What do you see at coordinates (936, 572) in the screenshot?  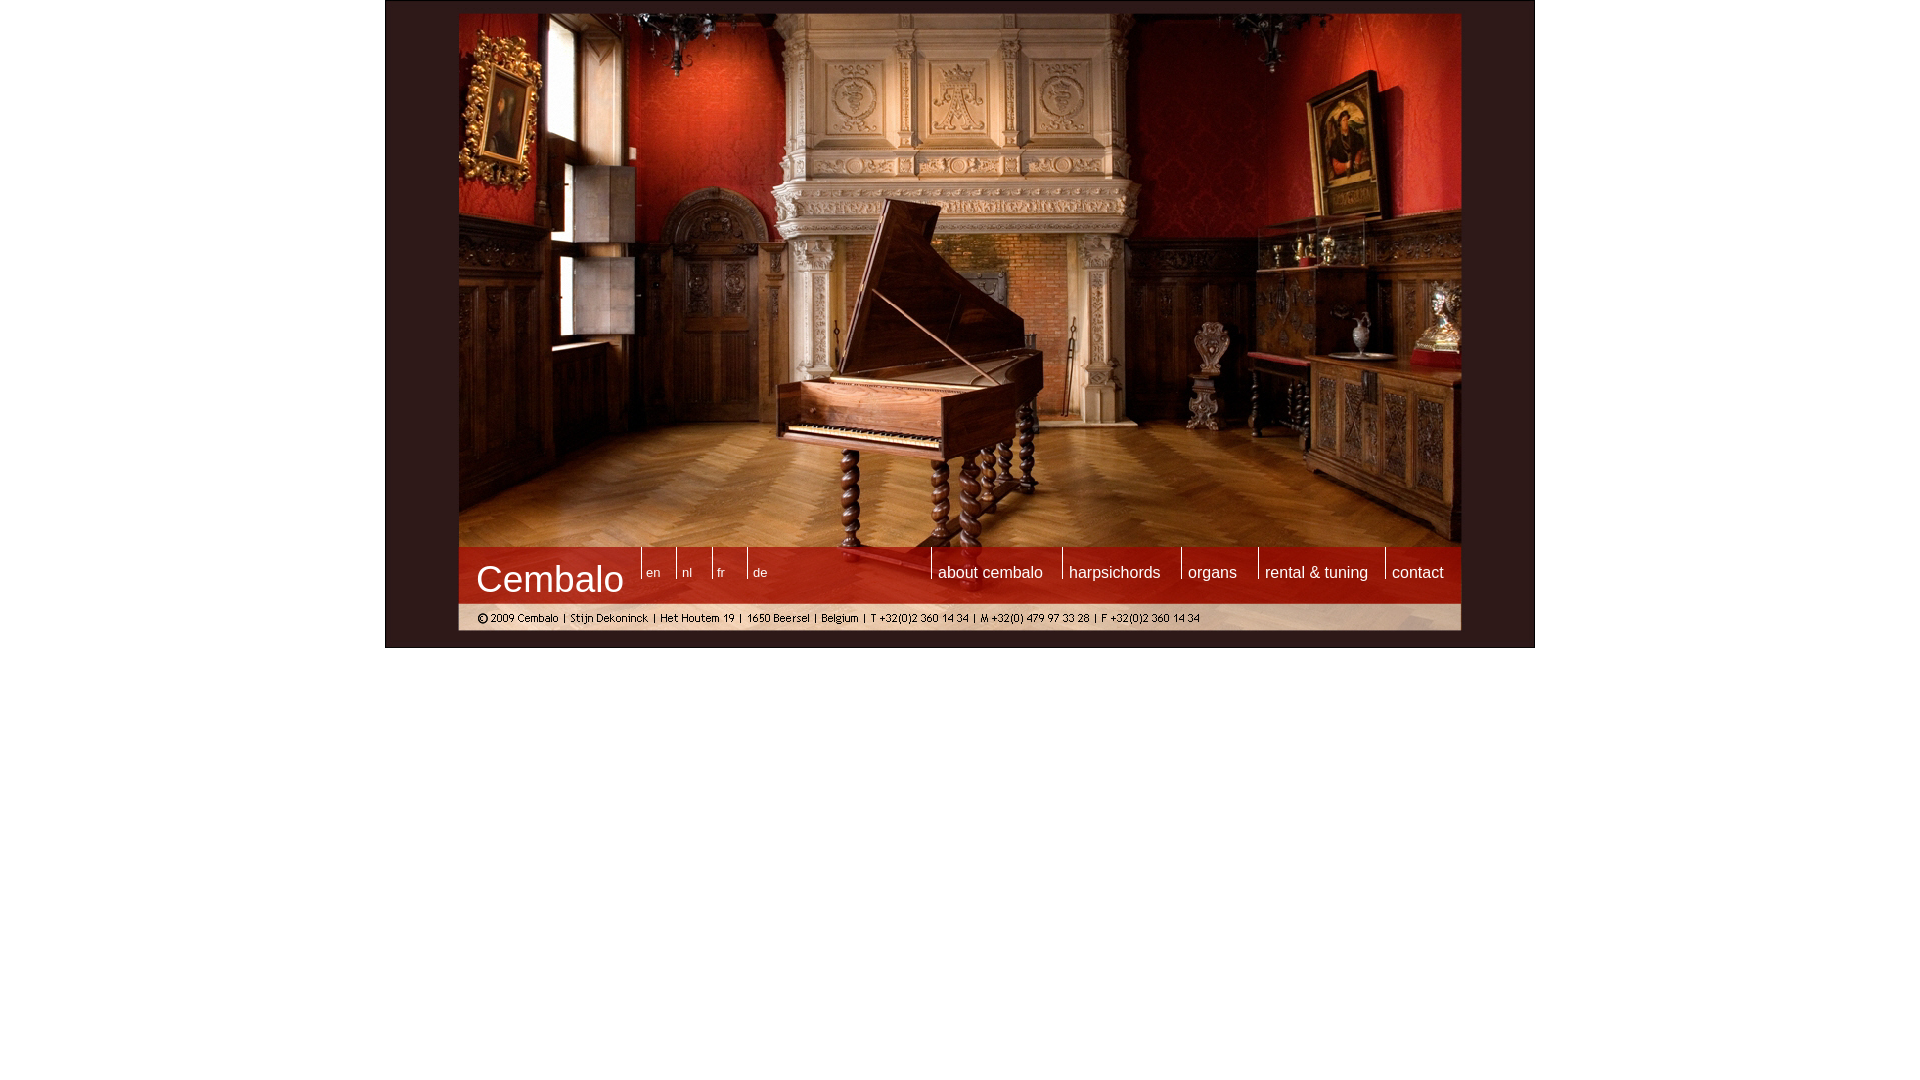 I see `'about cembalo'` at bounding box center [936, 572].